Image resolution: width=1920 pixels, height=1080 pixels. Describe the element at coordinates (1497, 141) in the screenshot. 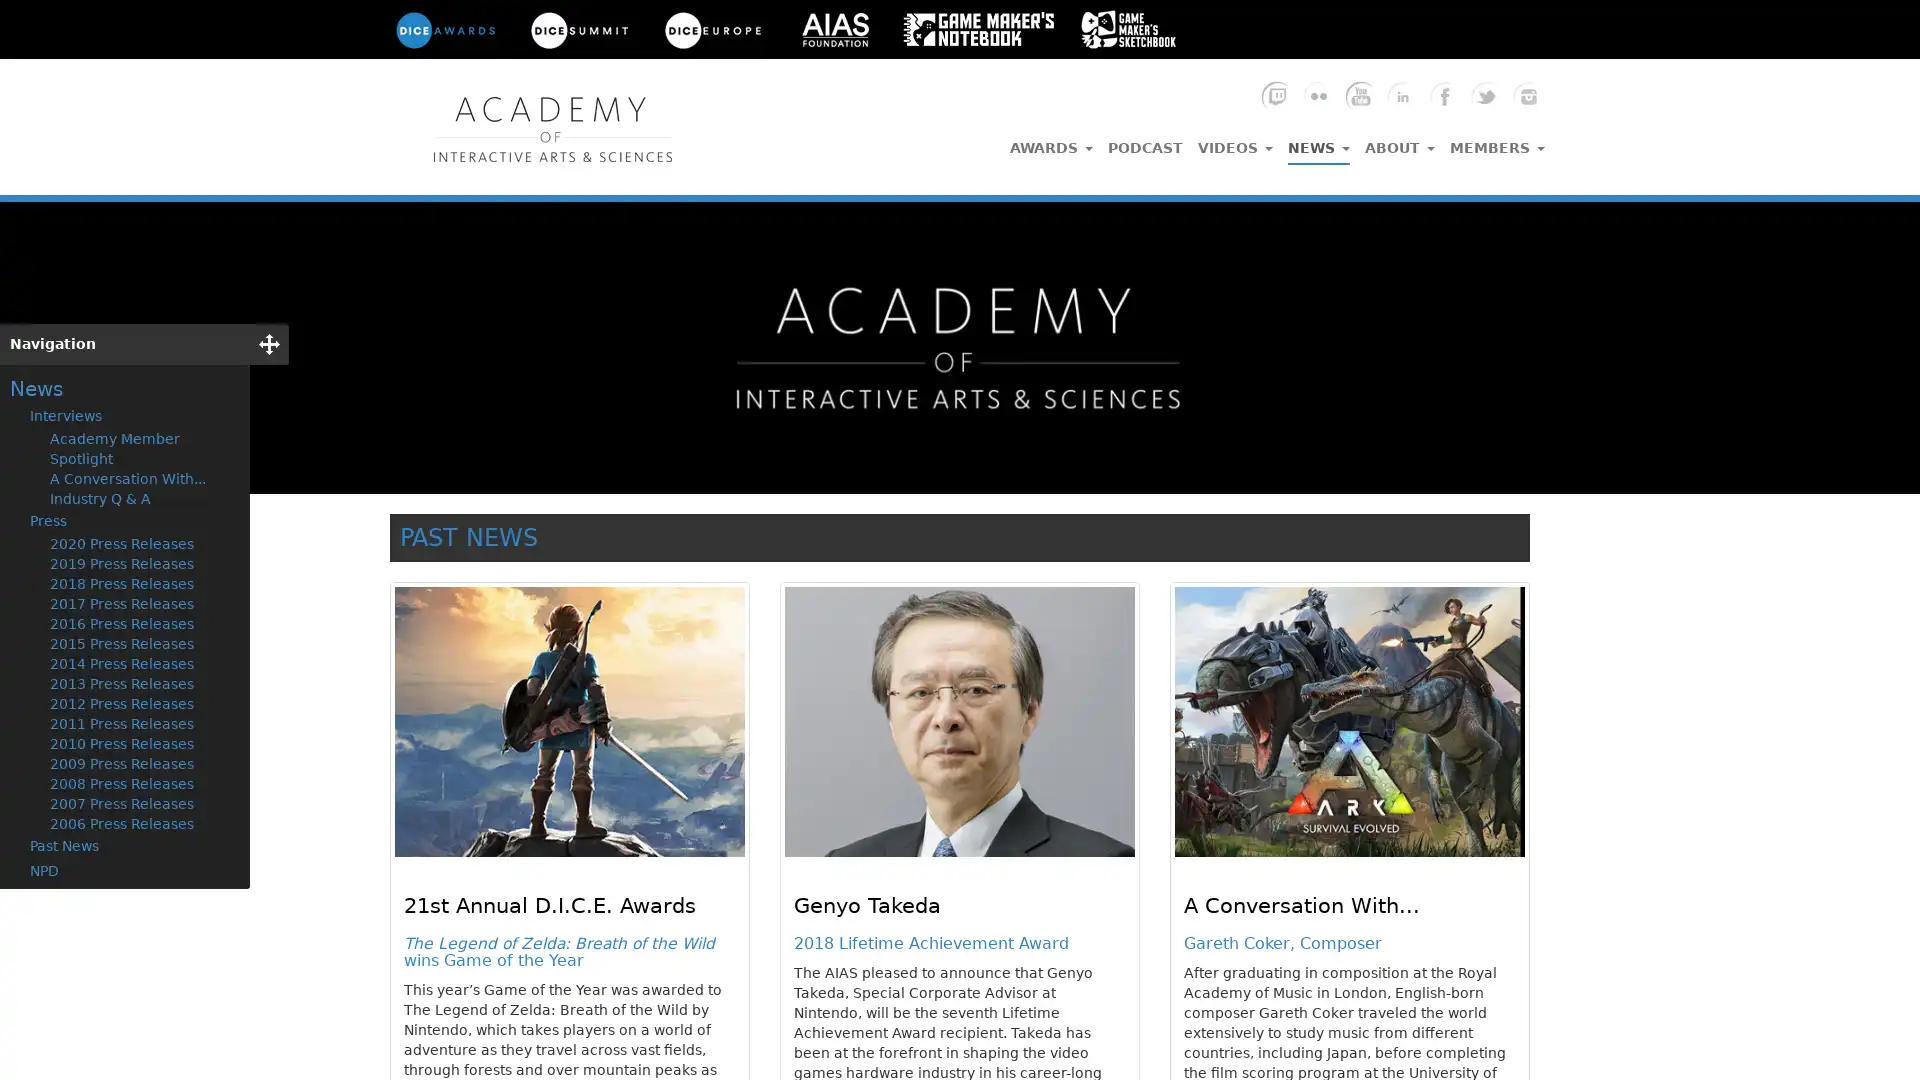

I see `MEMBERS` at that location.